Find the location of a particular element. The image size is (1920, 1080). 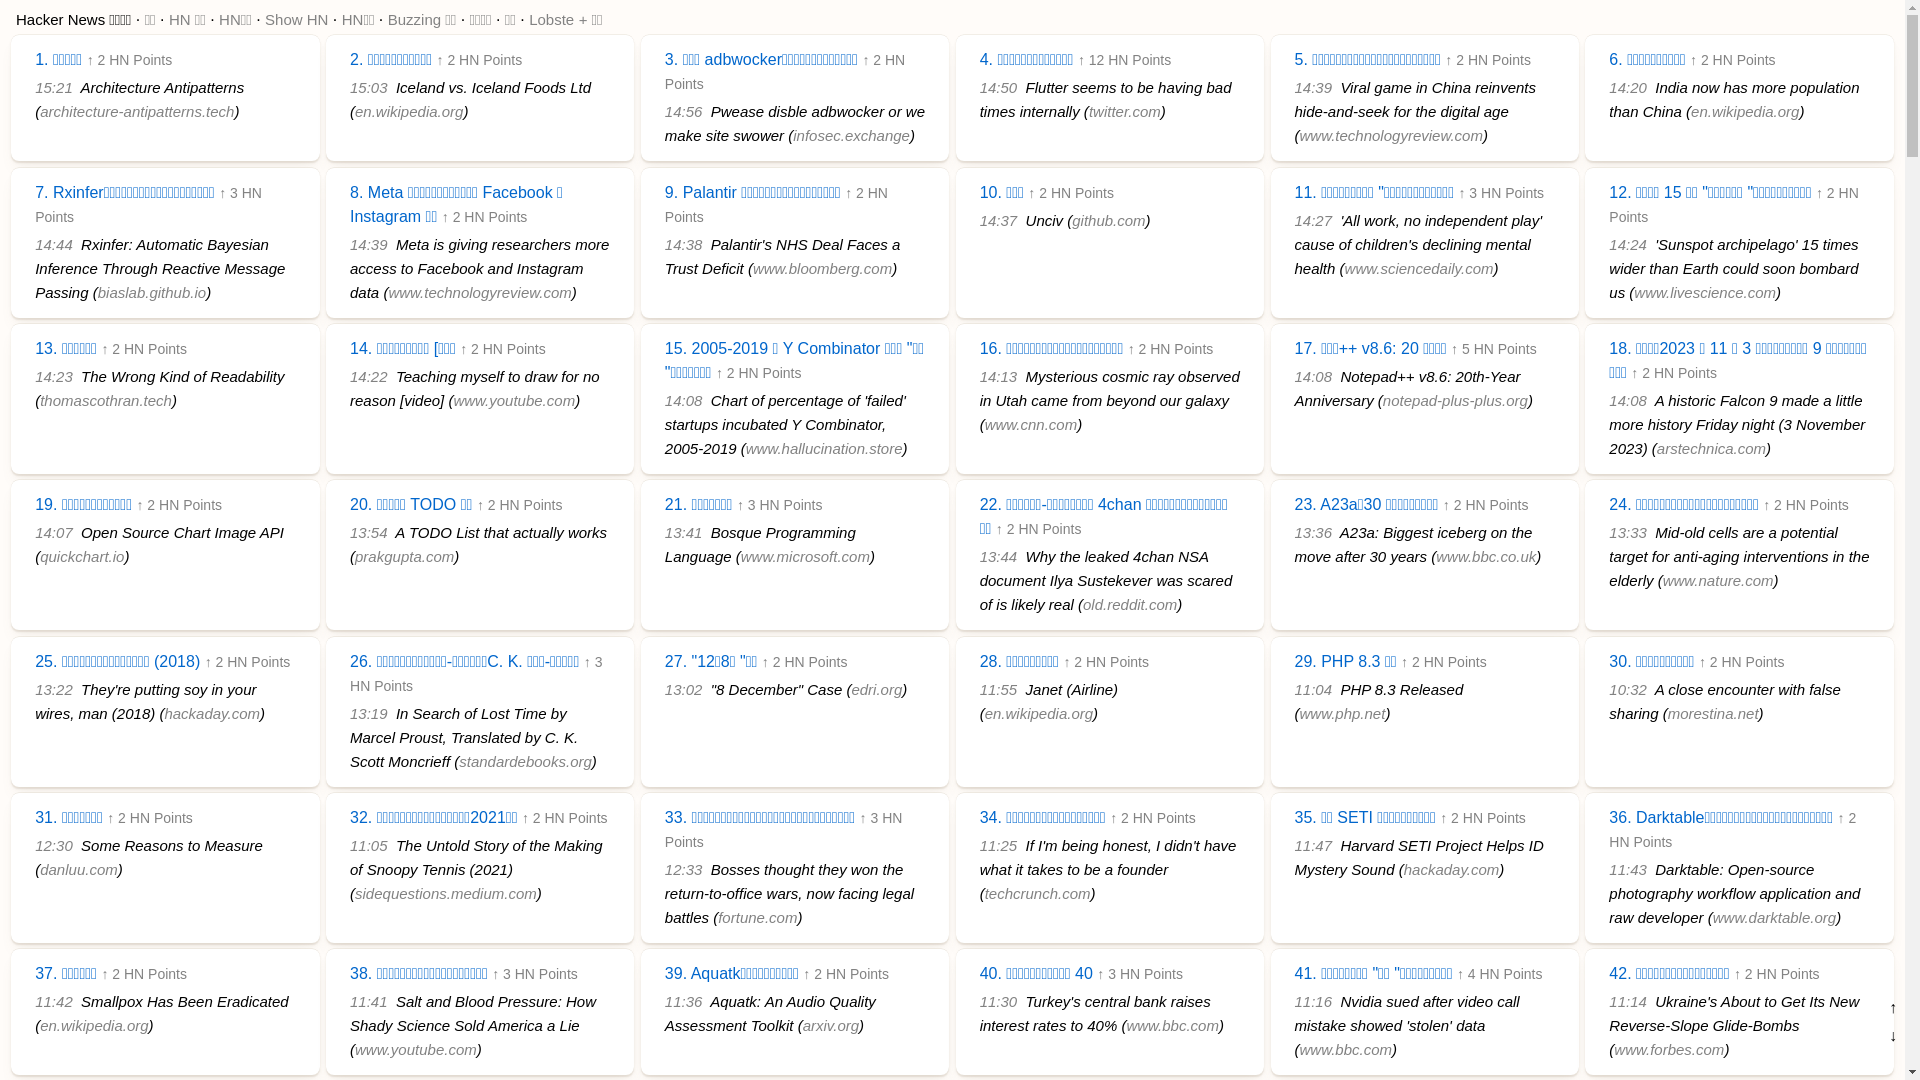

'arxiv.org' is located at coordinates (830, 1025).